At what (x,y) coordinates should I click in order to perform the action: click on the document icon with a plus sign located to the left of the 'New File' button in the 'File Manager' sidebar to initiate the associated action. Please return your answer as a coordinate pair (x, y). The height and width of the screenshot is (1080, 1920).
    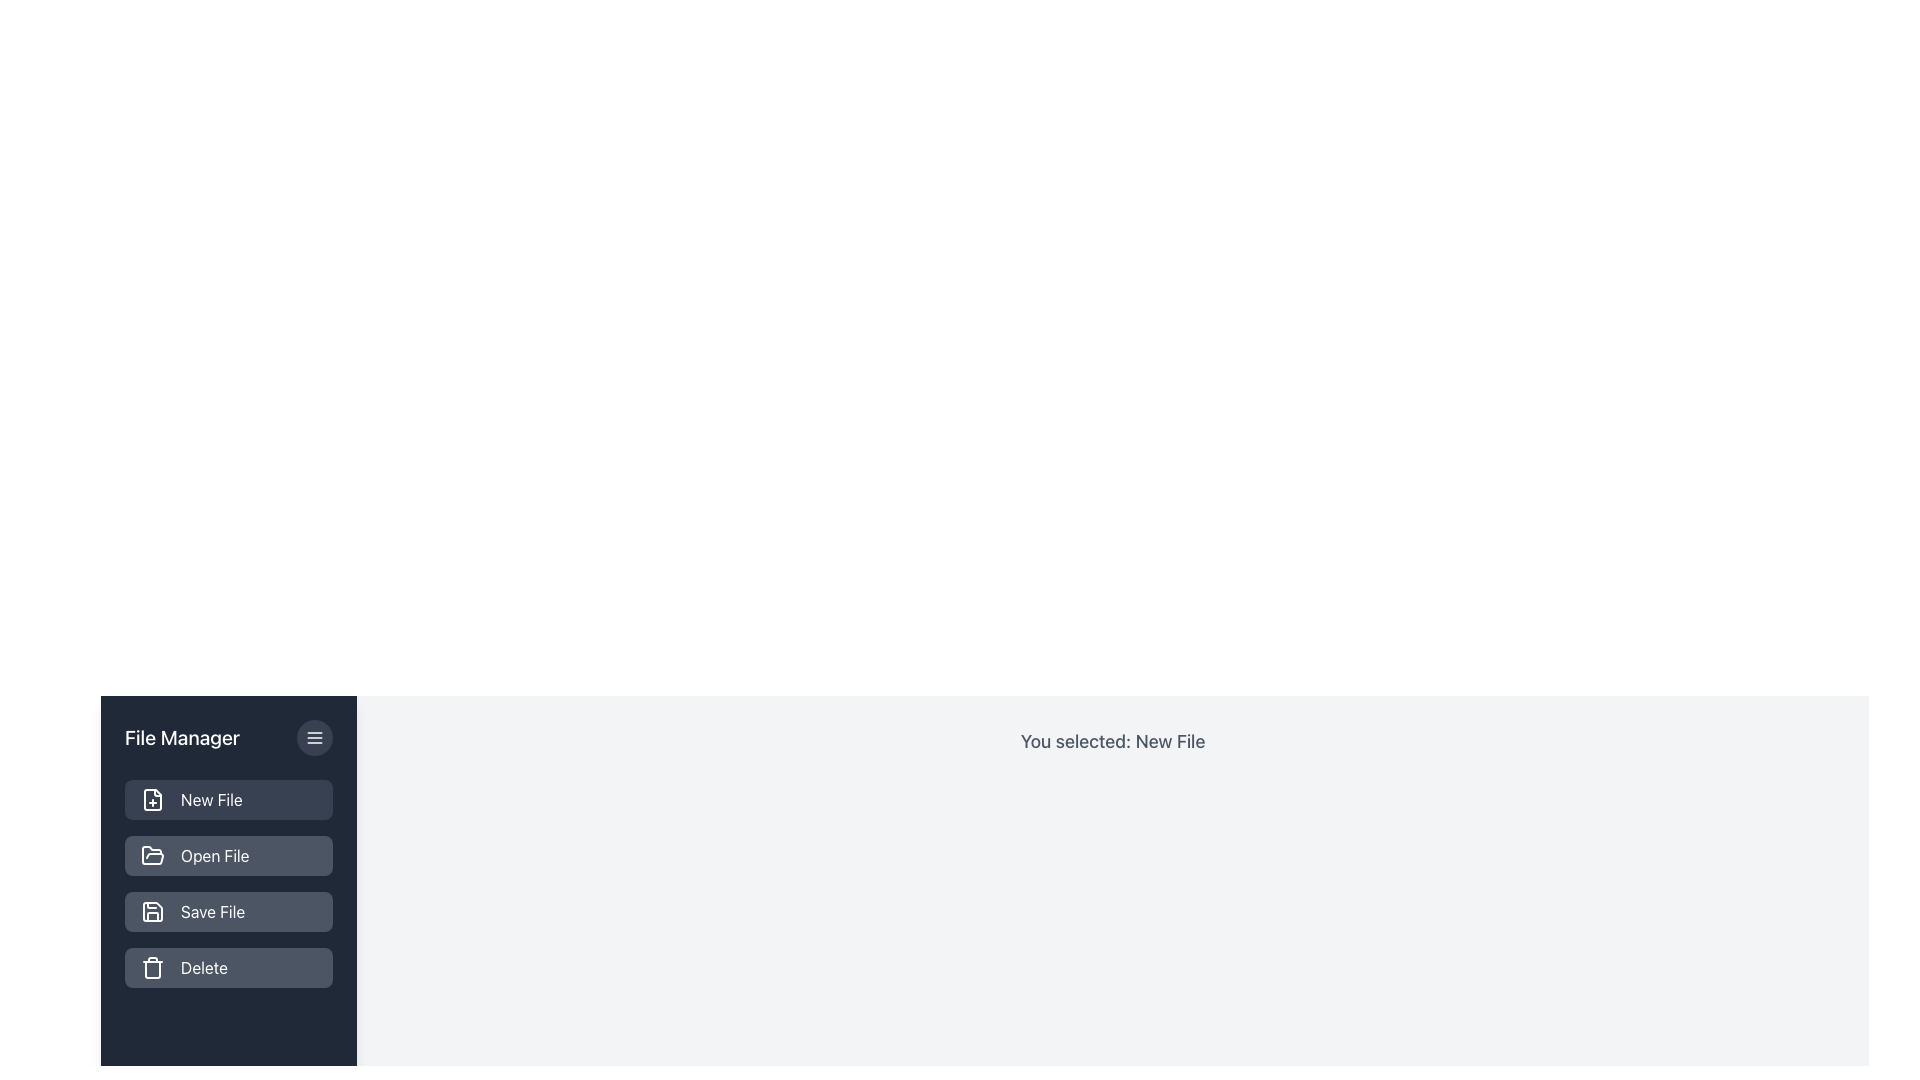
    Looking at the image, I should click on (152, 798).